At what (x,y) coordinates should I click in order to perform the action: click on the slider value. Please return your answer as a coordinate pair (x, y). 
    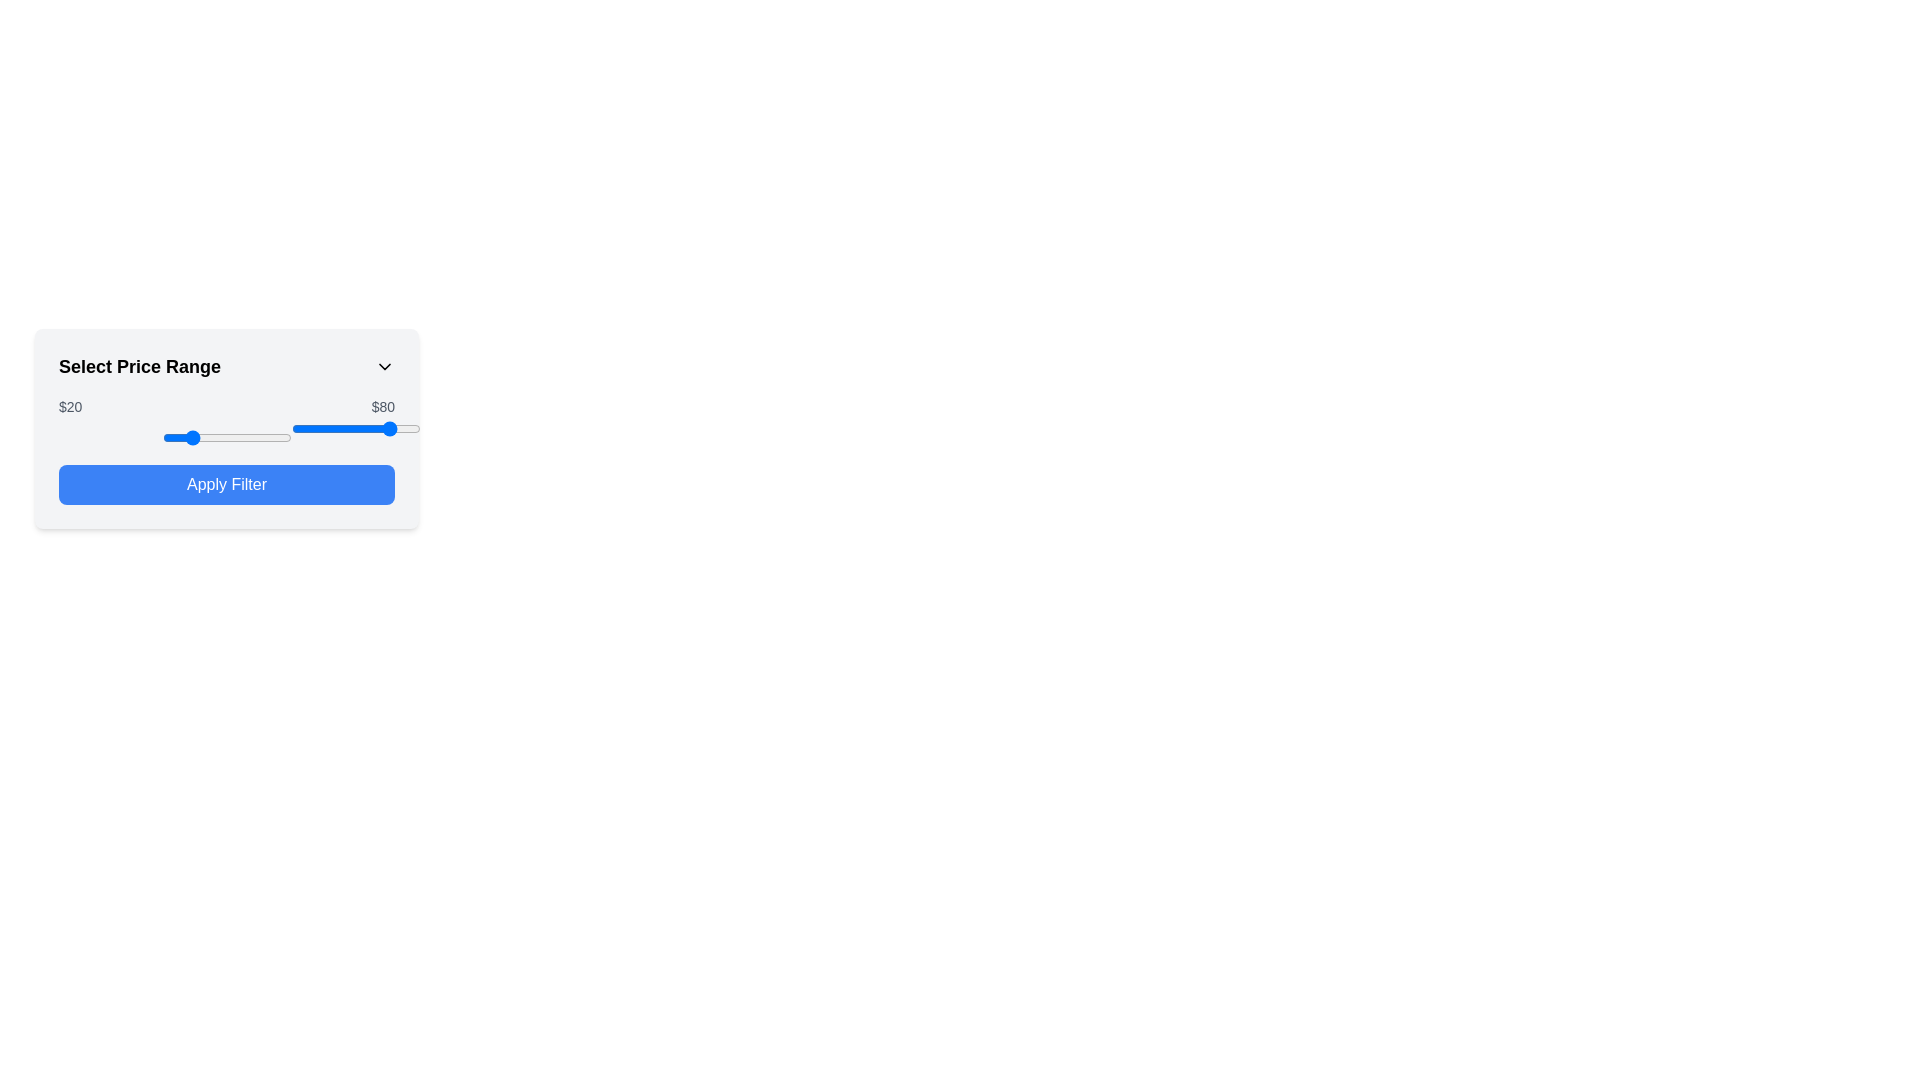
    Looking at the image, I should click on (210, 437).